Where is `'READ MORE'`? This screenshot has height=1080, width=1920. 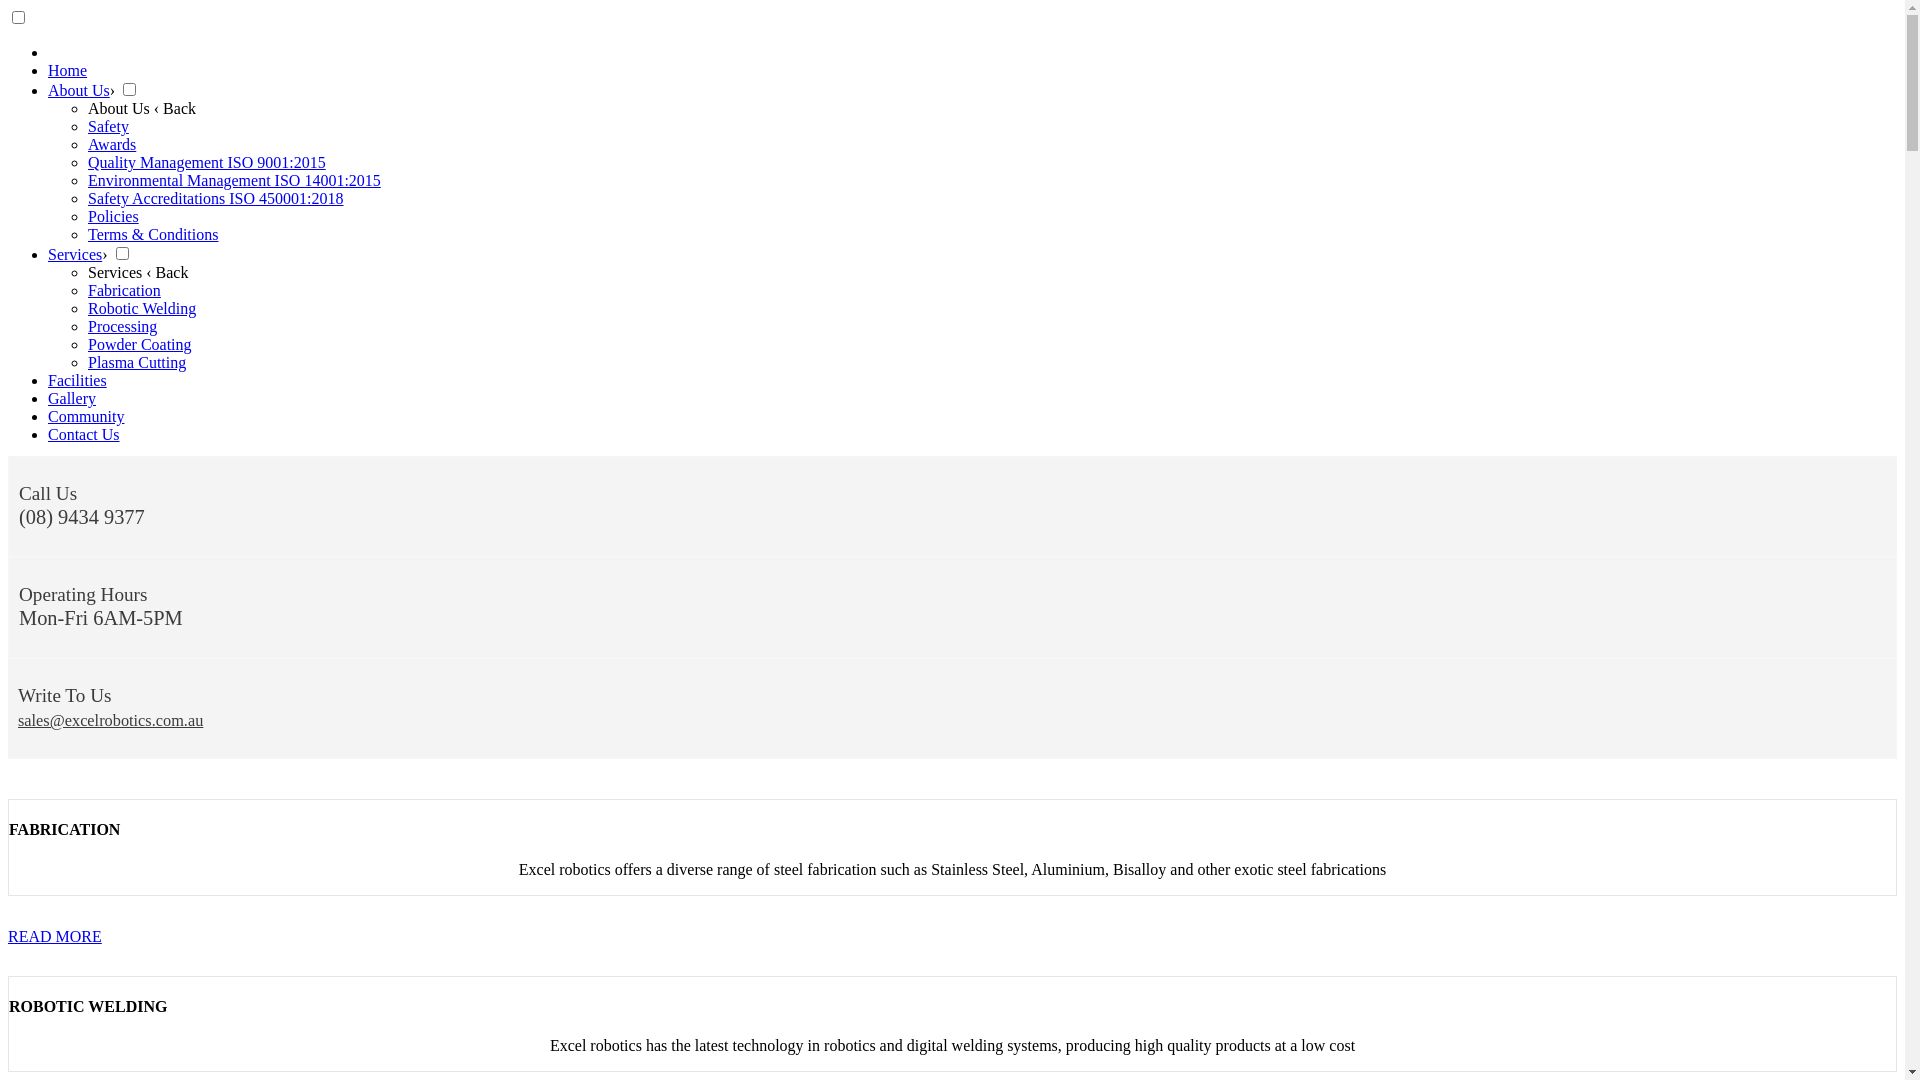 'READ MORE' is located at coordinates (8, 936).